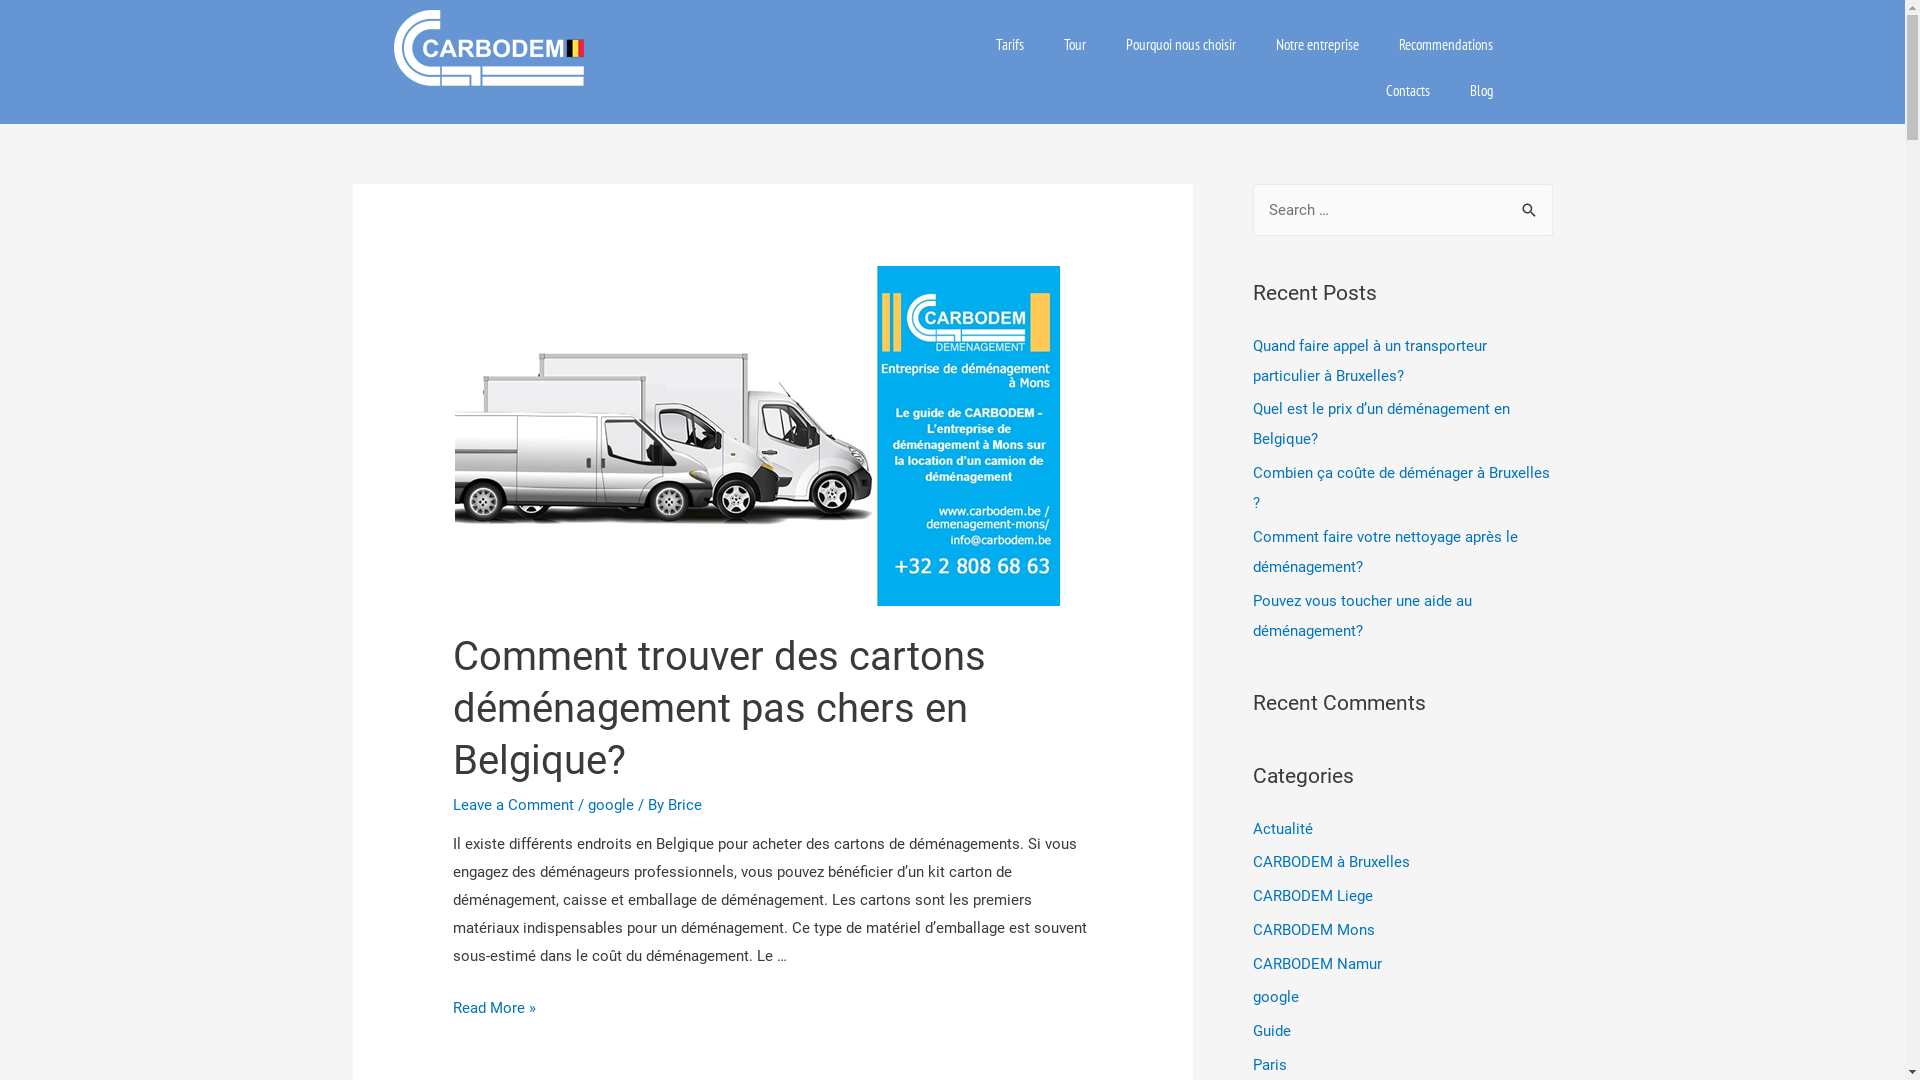 Image resolution: width=1920 pixels, height=1080 pixels. What do you see at coordinates (1406, 91) in the screenshot?
I see `'Contacts'` at bounding box center [1406, 91].